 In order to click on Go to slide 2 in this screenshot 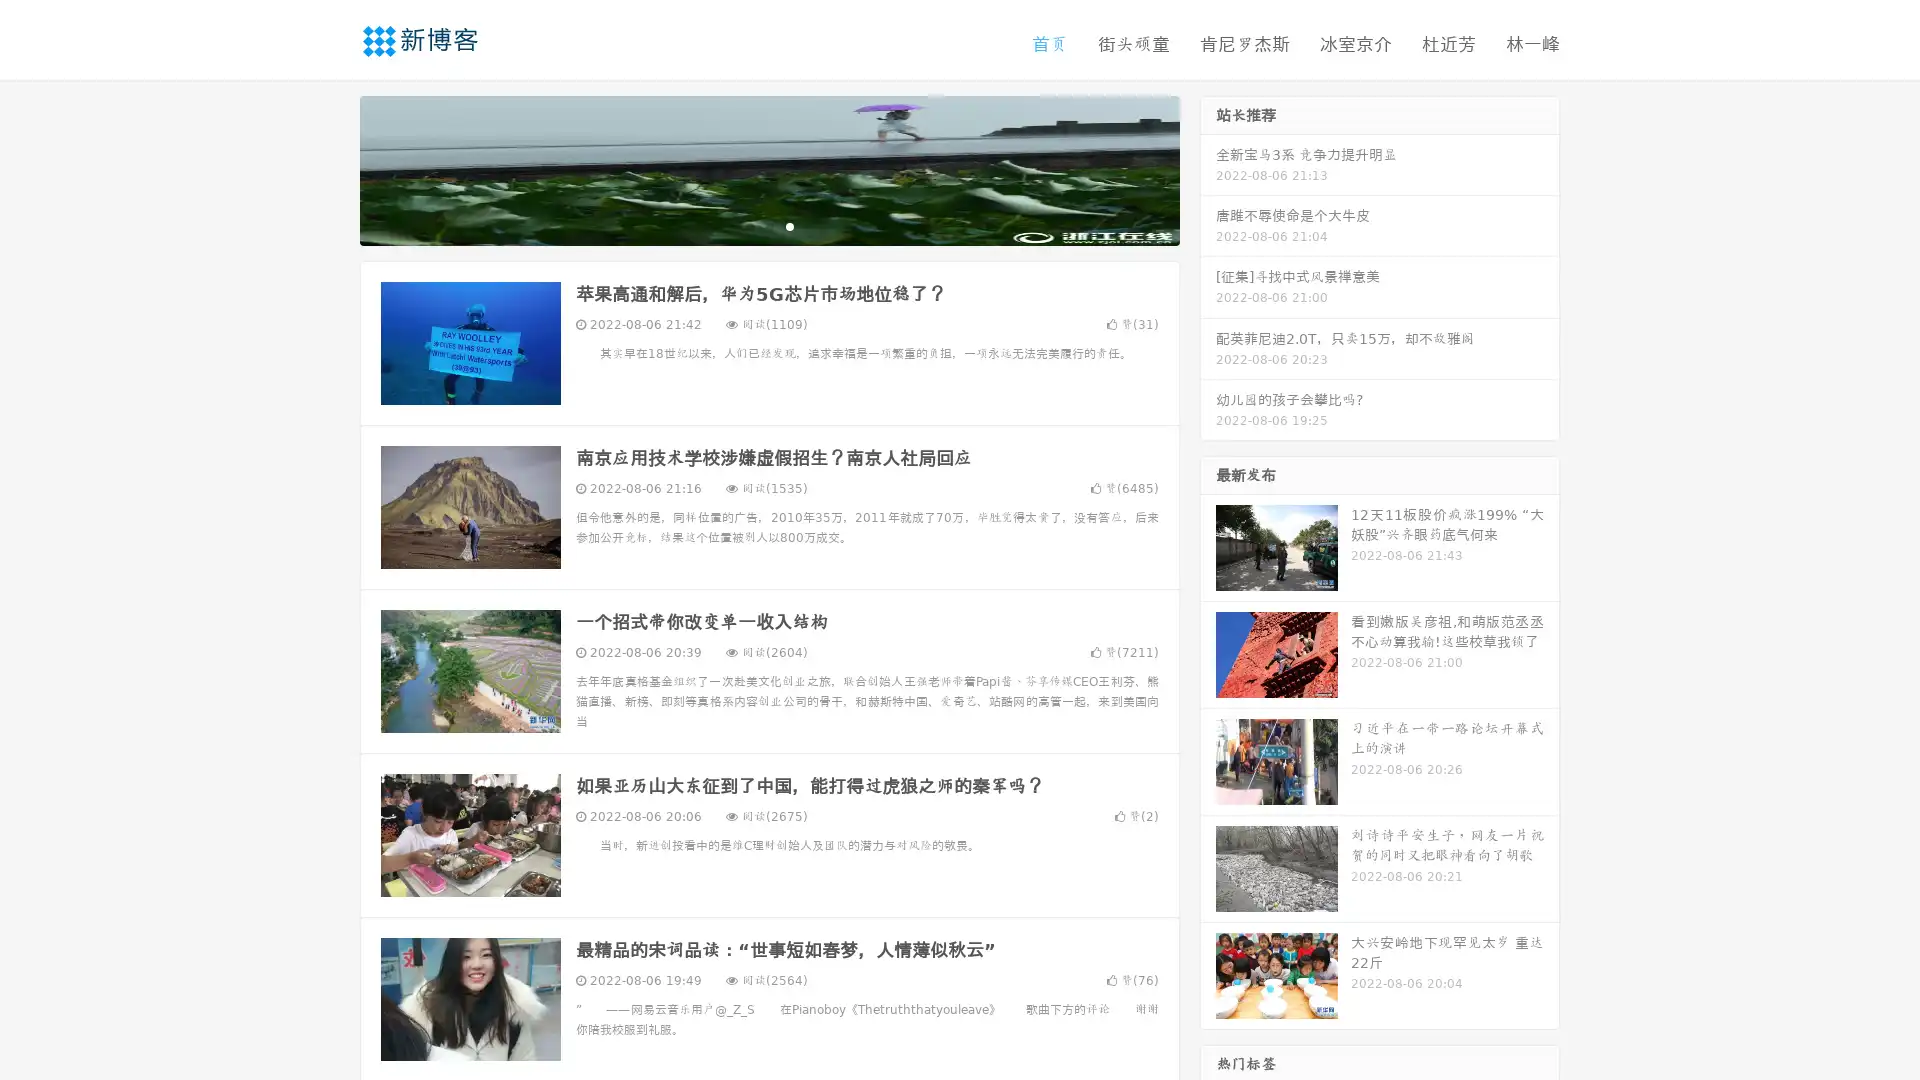, I will do `click(768, 225)`.